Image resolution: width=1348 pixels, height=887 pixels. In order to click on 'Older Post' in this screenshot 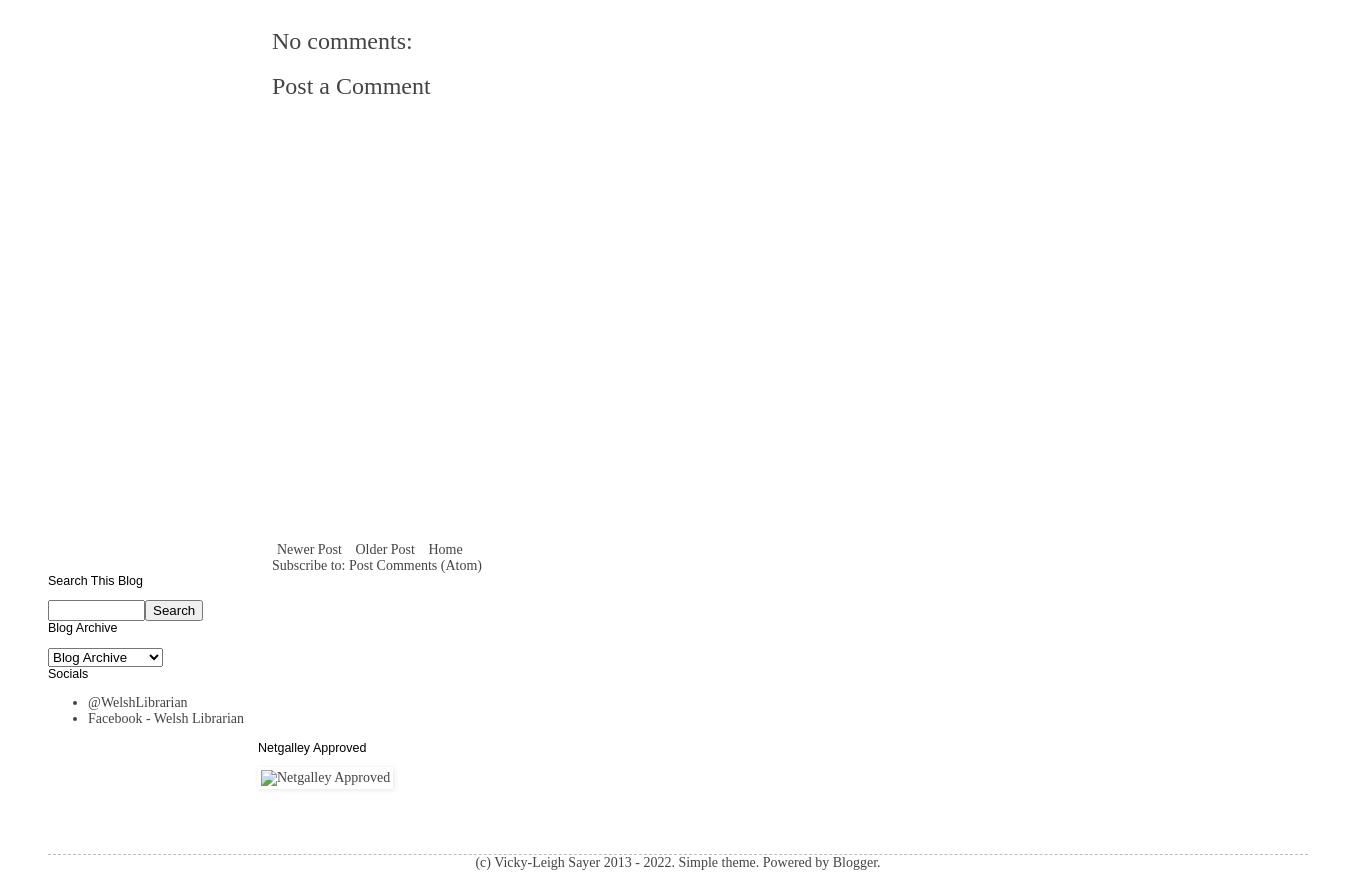, I will do `click(383, 547)`.